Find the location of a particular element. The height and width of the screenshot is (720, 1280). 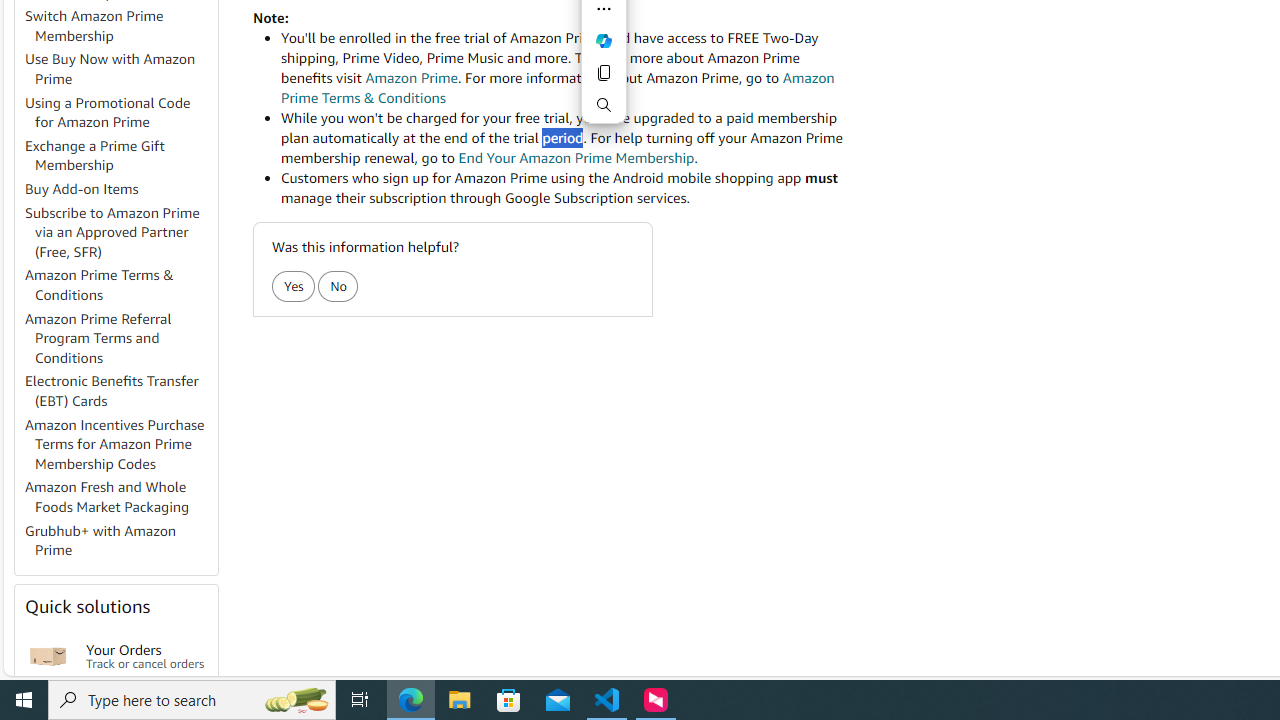

'Buy Add-on Items' is located at coordinates (81, 189).